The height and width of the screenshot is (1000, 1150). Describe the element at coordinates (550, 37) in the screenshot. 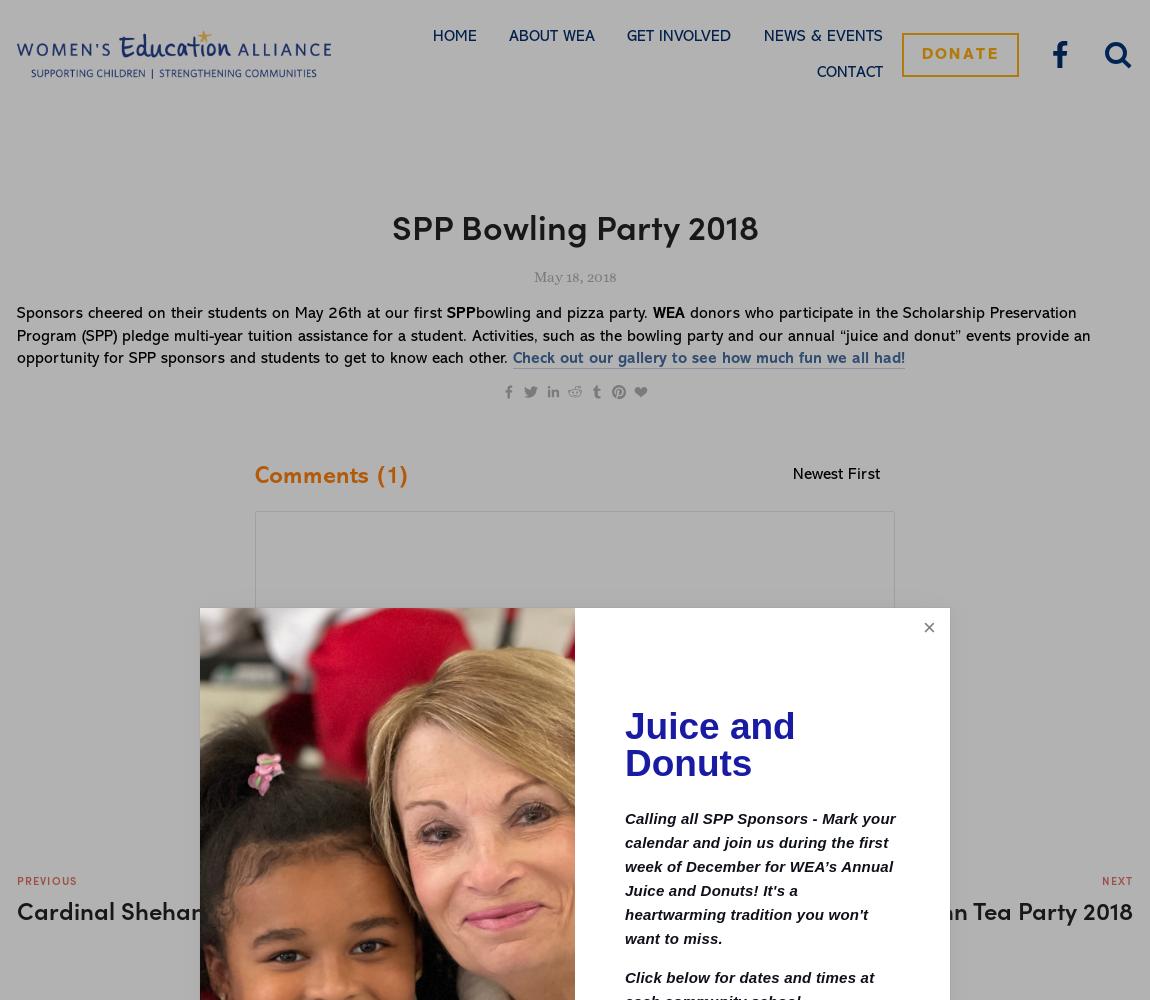

I see `'About WEA'` at that location.